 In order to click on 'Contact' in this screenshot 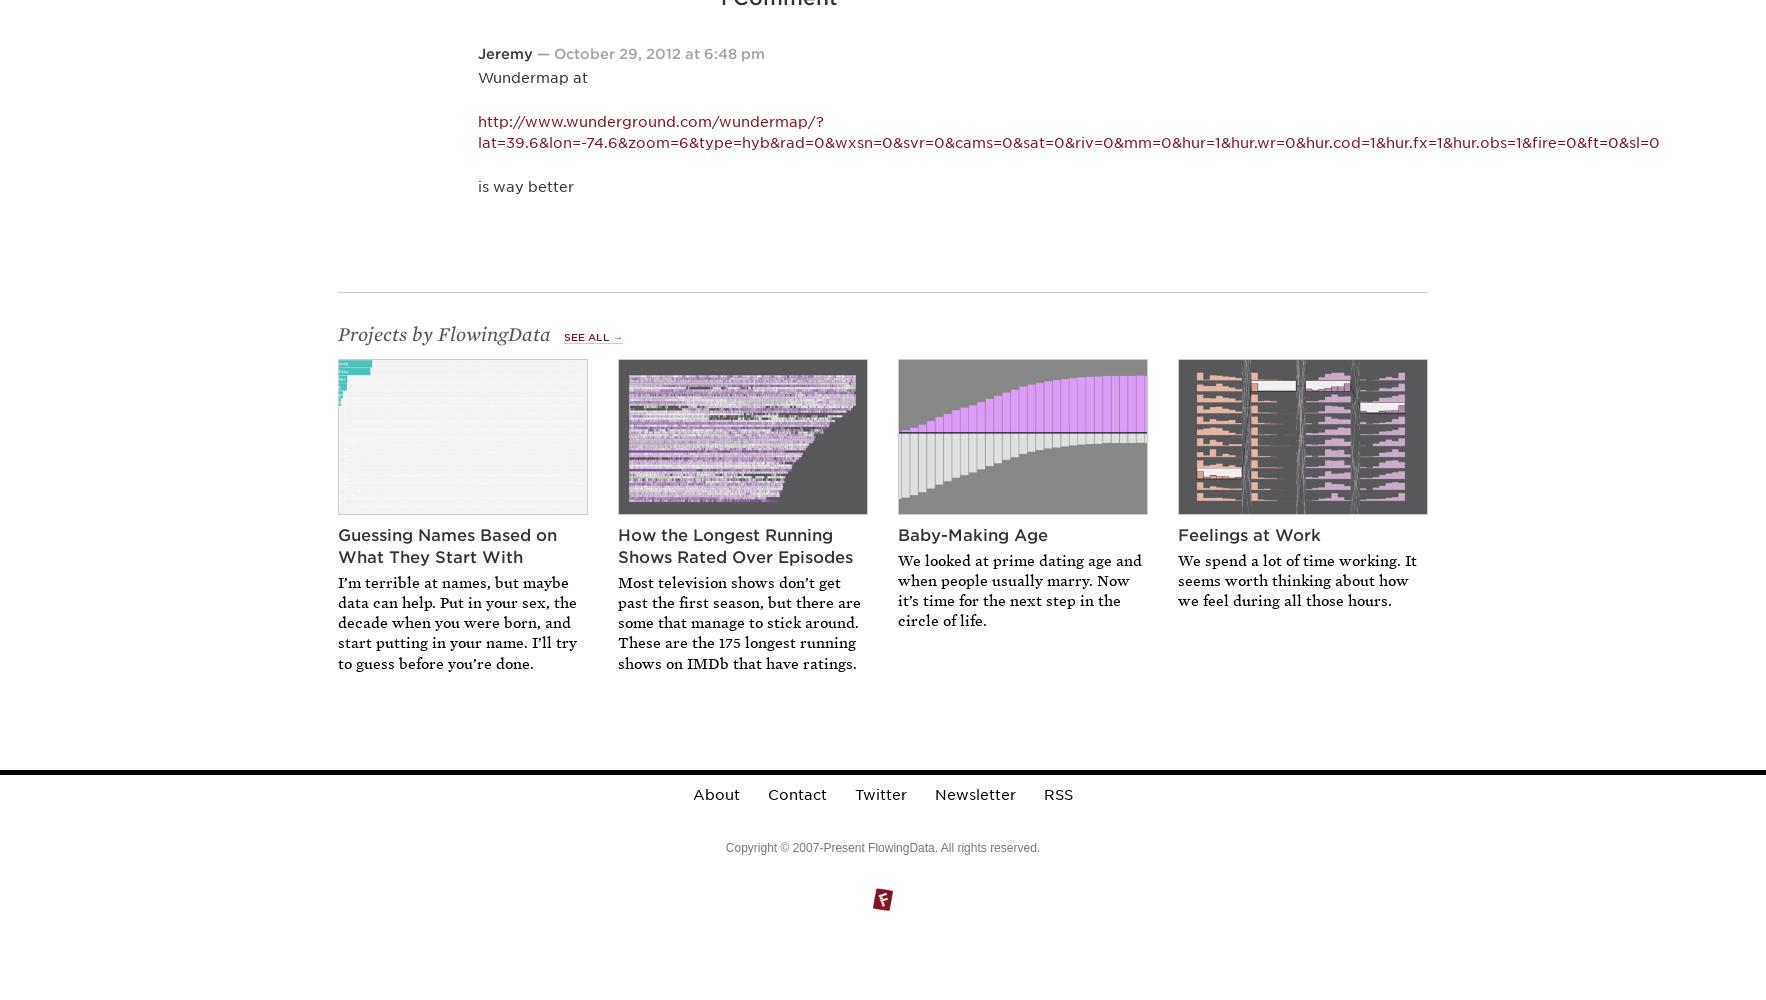, I will do `click(797, 795)`.